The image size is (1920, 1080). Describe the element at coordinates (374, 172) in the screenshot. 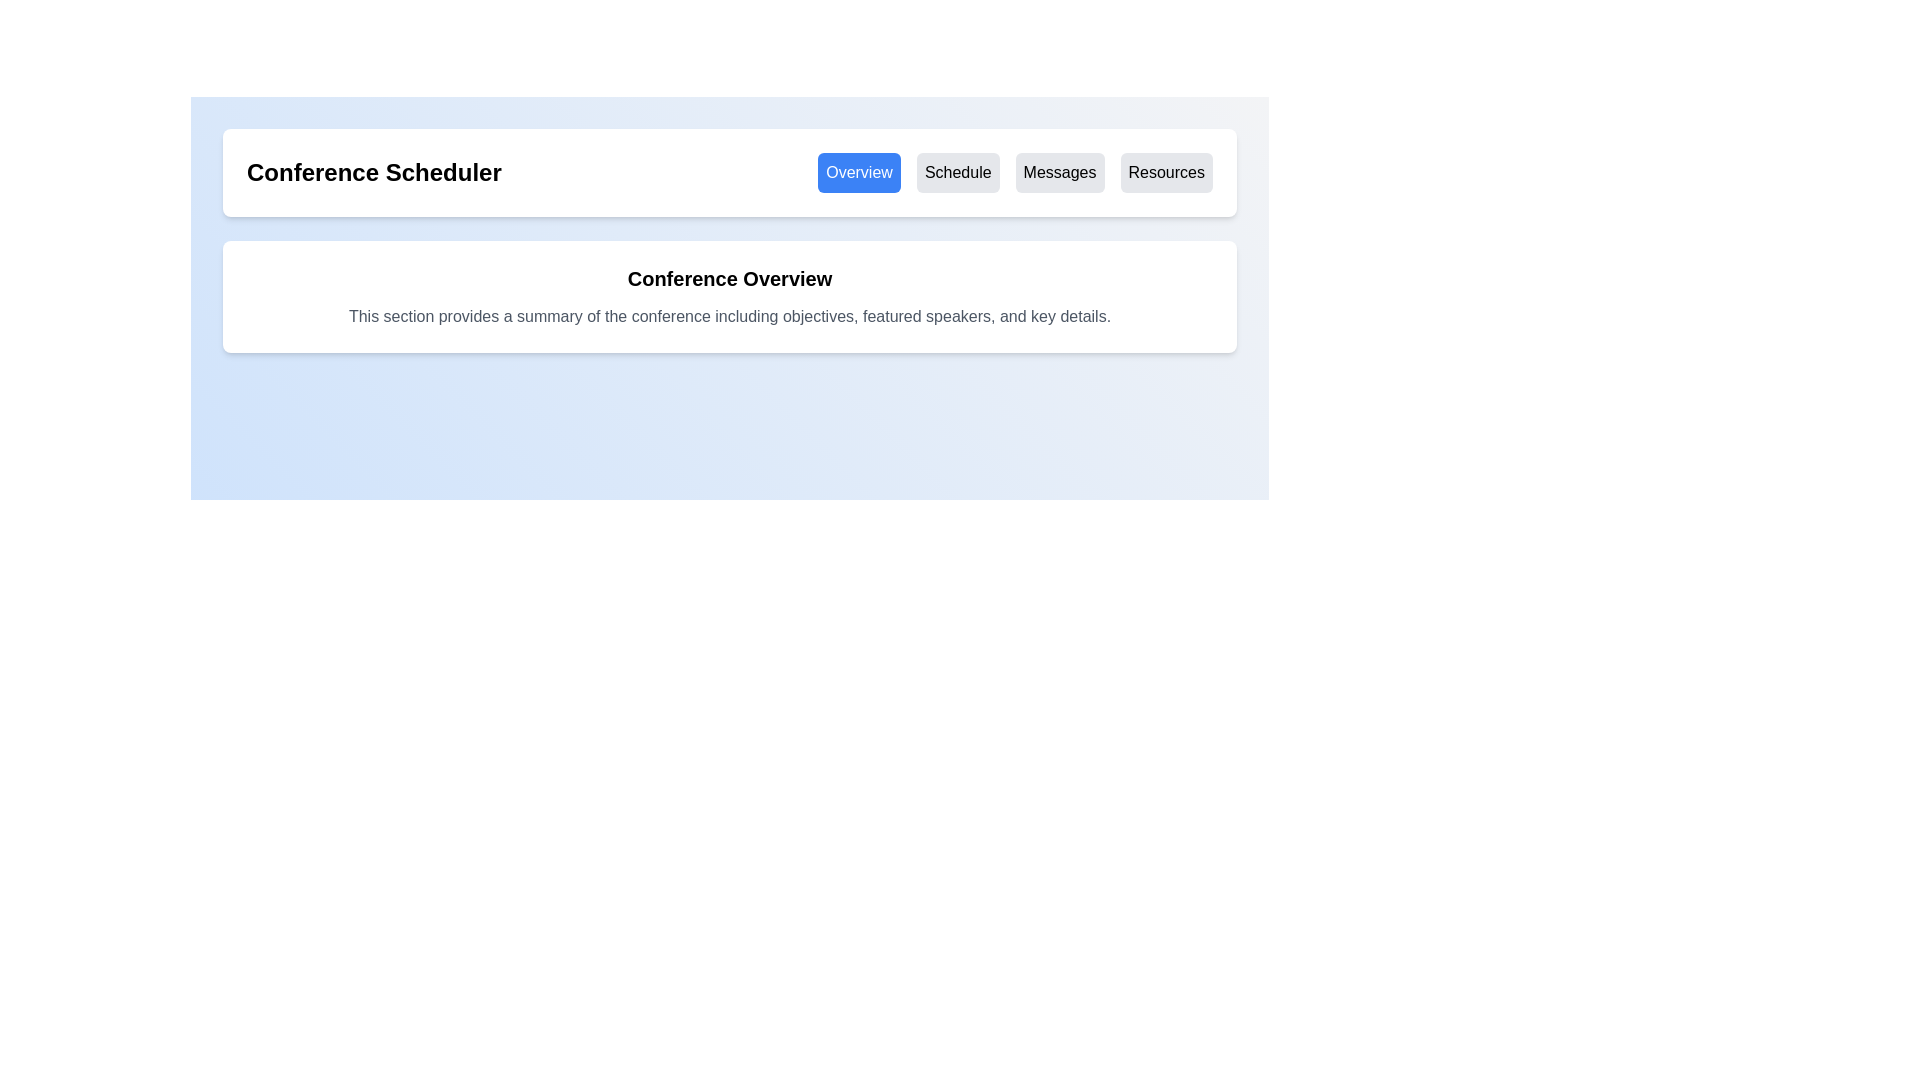

I see `the text label indicating the application's title, 'Conference Scheduler', positioned on the left side above the navigation tabs` at that location.